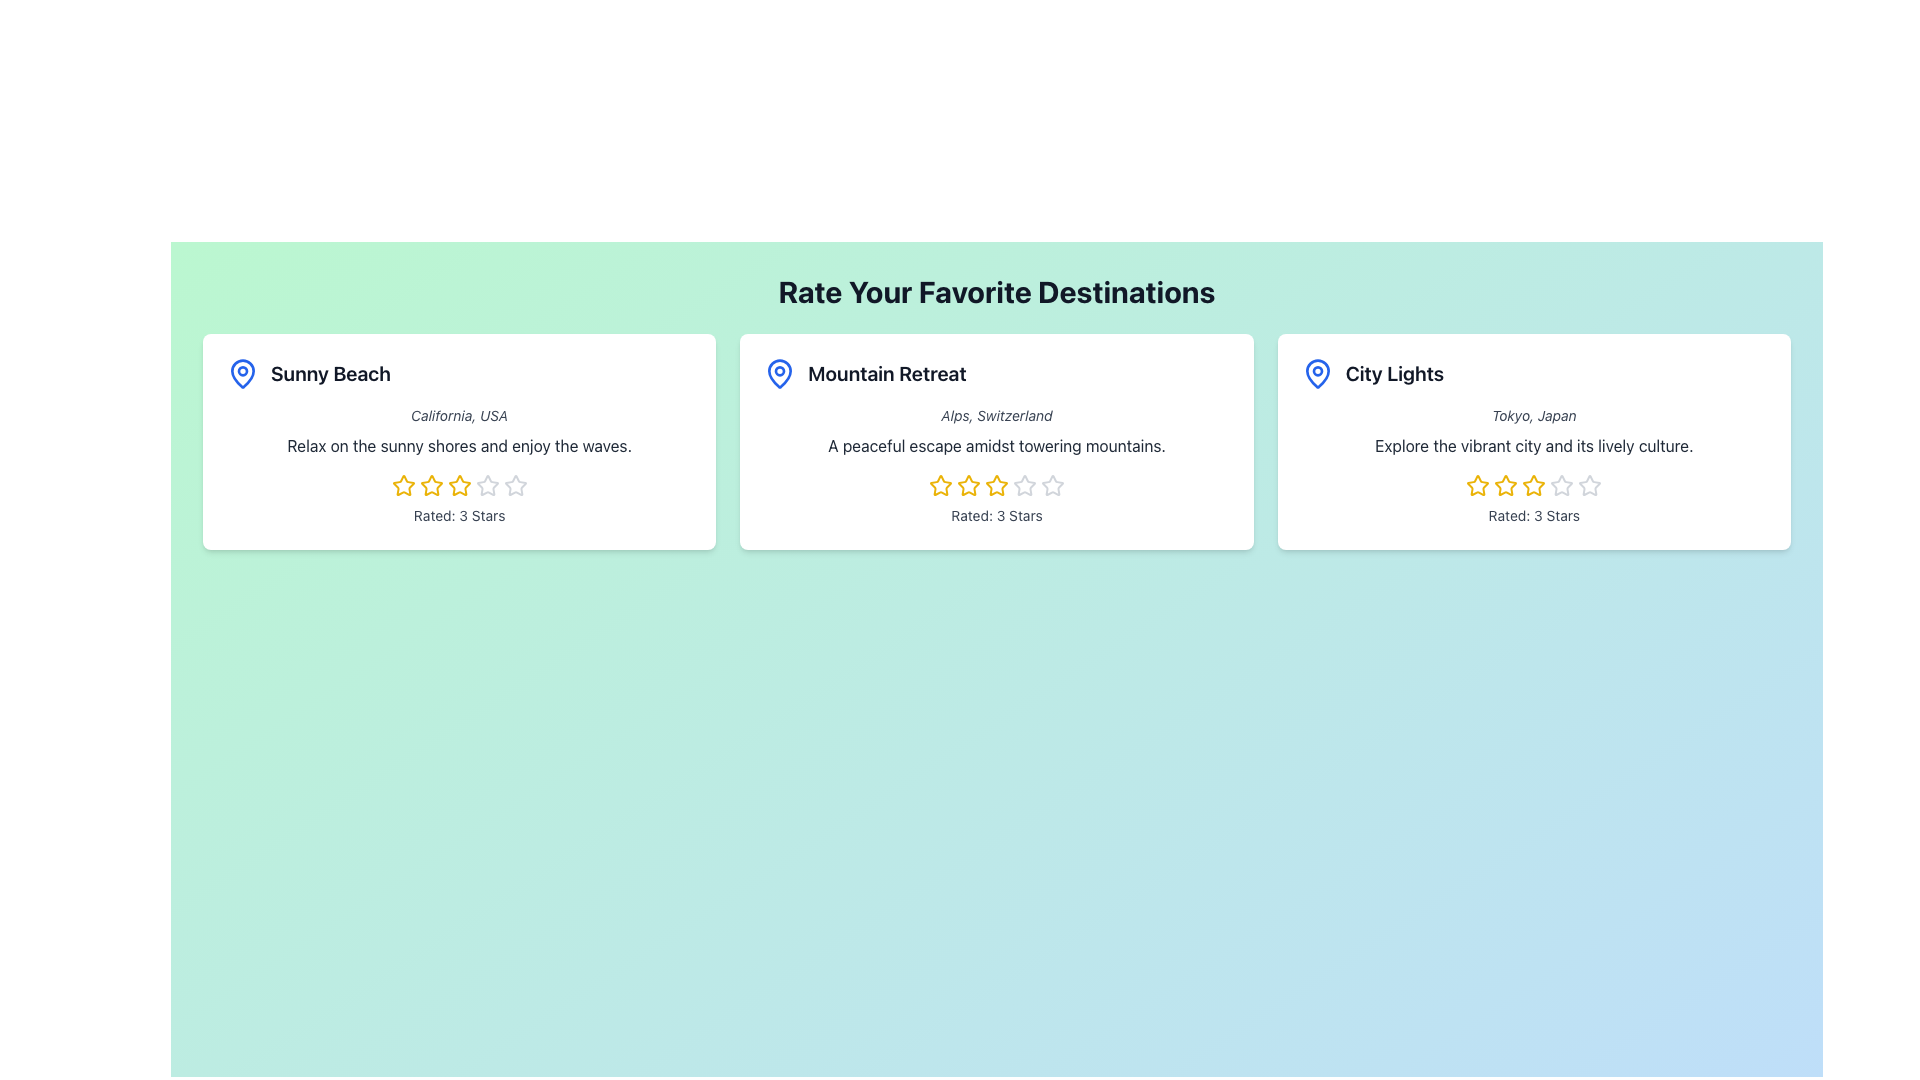 The height and width of the screenshot is (1080, 1920). What do you see at coordinates (779, 374) in the screenshot?
I see `the geographical location icon representing 'Mountain Retreat'` at bounding box center [779, 374].